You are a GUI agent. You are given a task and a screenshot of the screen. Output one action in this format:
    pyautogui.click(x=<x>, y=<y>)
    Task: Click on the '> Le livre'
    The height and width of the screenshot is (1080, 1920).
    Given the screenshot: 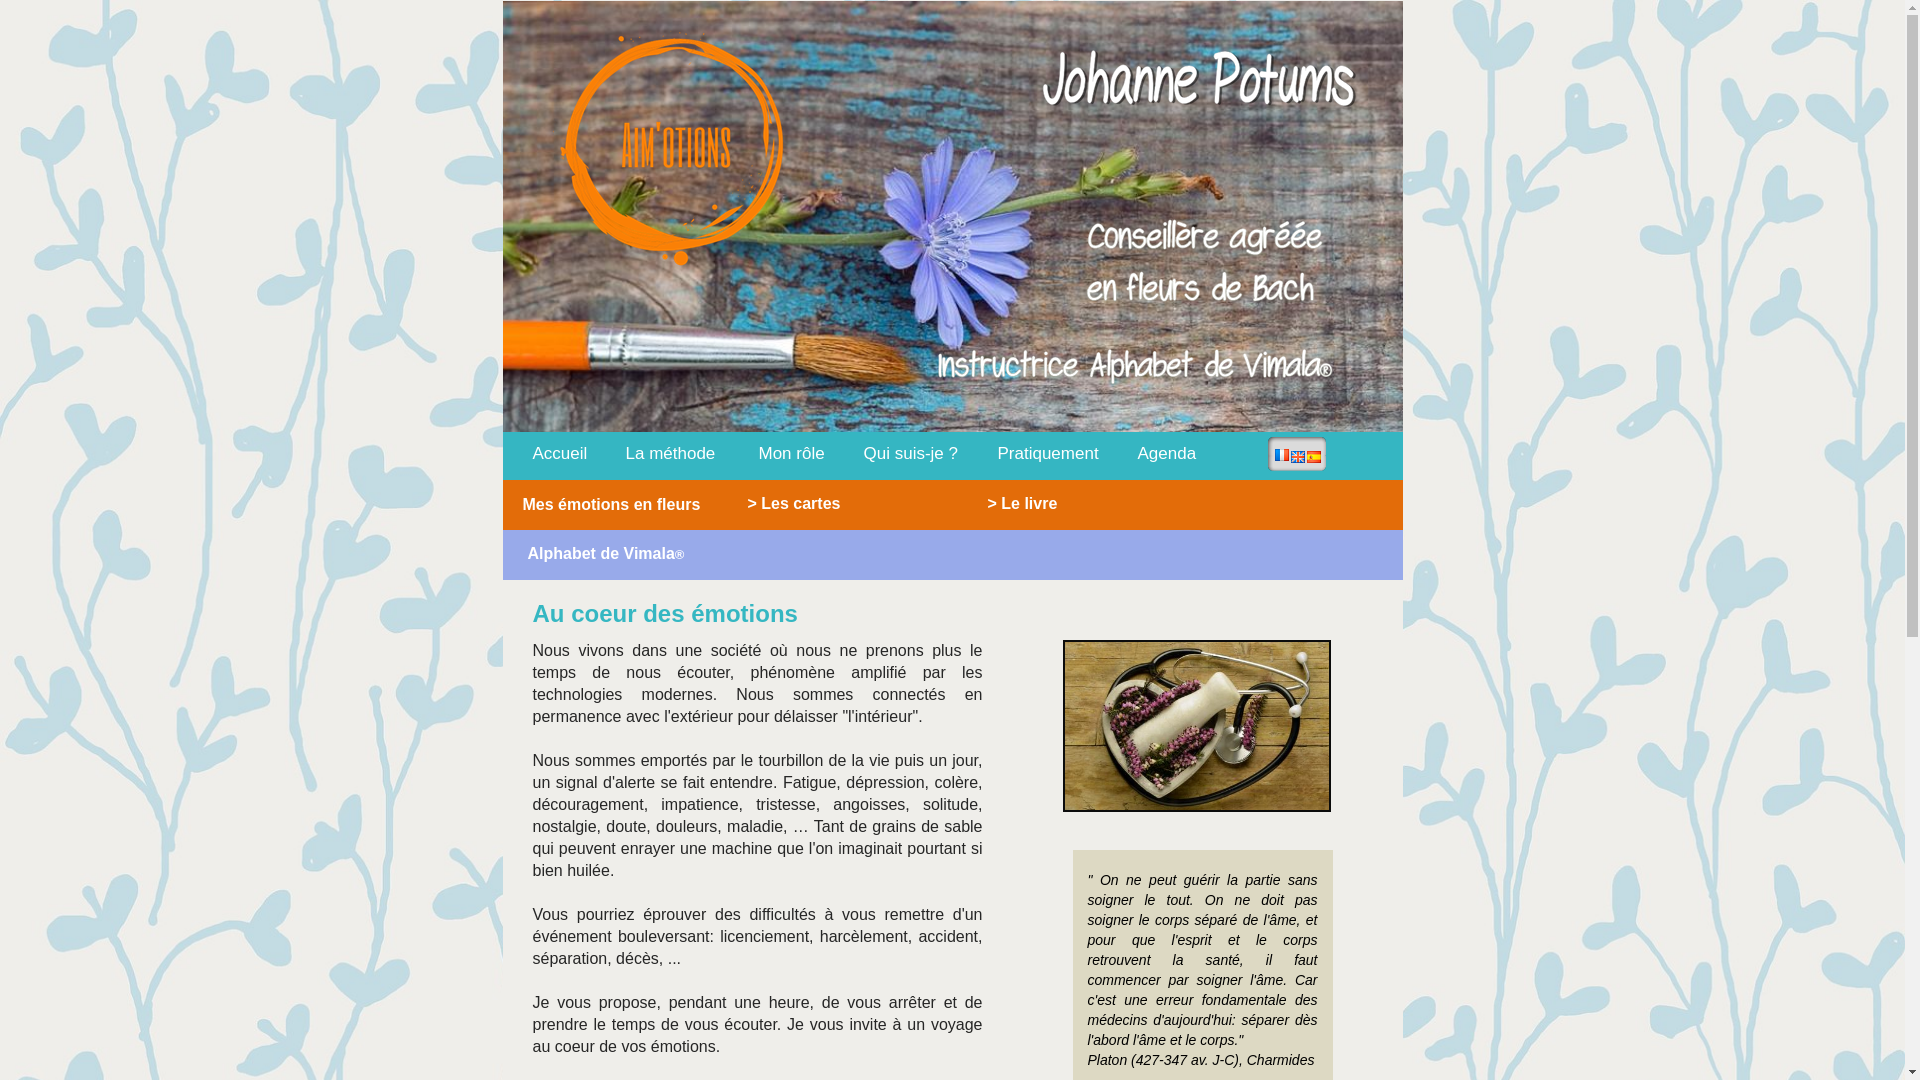 What is the action you would take?
    pyautogui.click(x=1022, y=500)
    